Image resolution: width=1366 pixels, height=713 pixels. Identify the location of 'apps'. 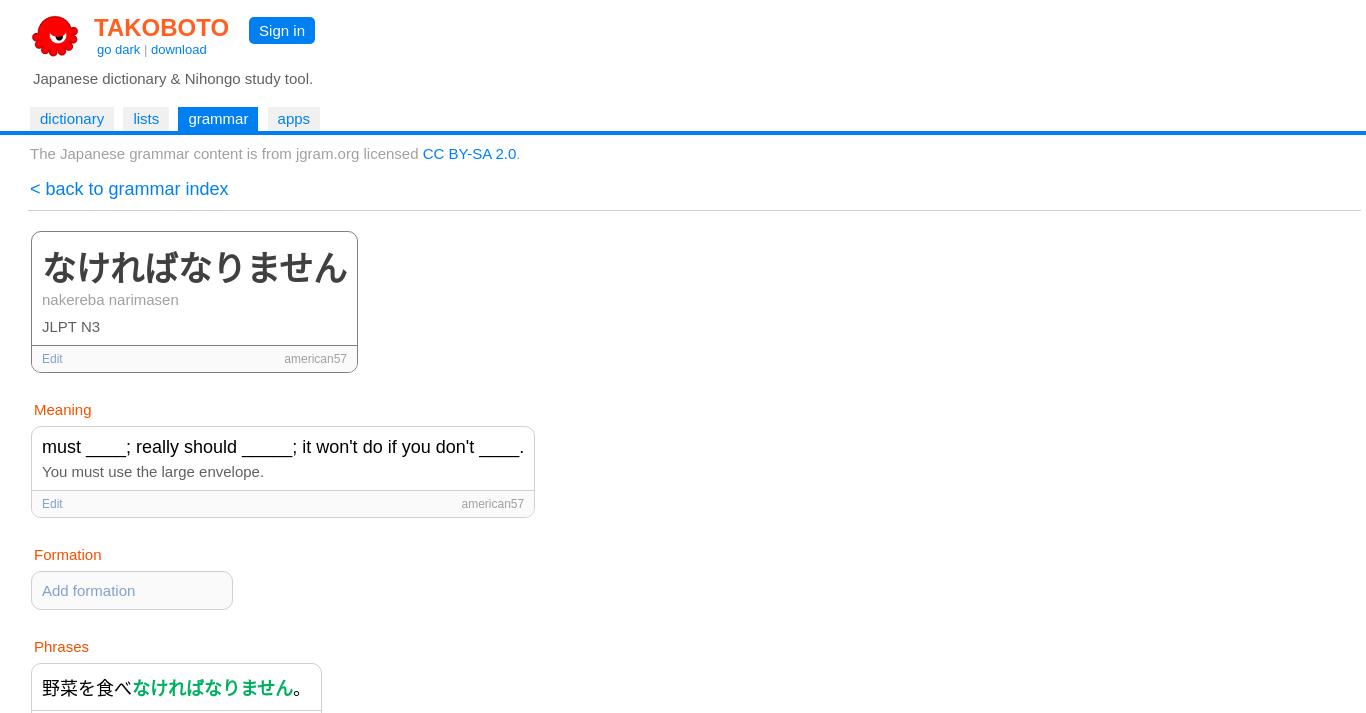
(293, 117).